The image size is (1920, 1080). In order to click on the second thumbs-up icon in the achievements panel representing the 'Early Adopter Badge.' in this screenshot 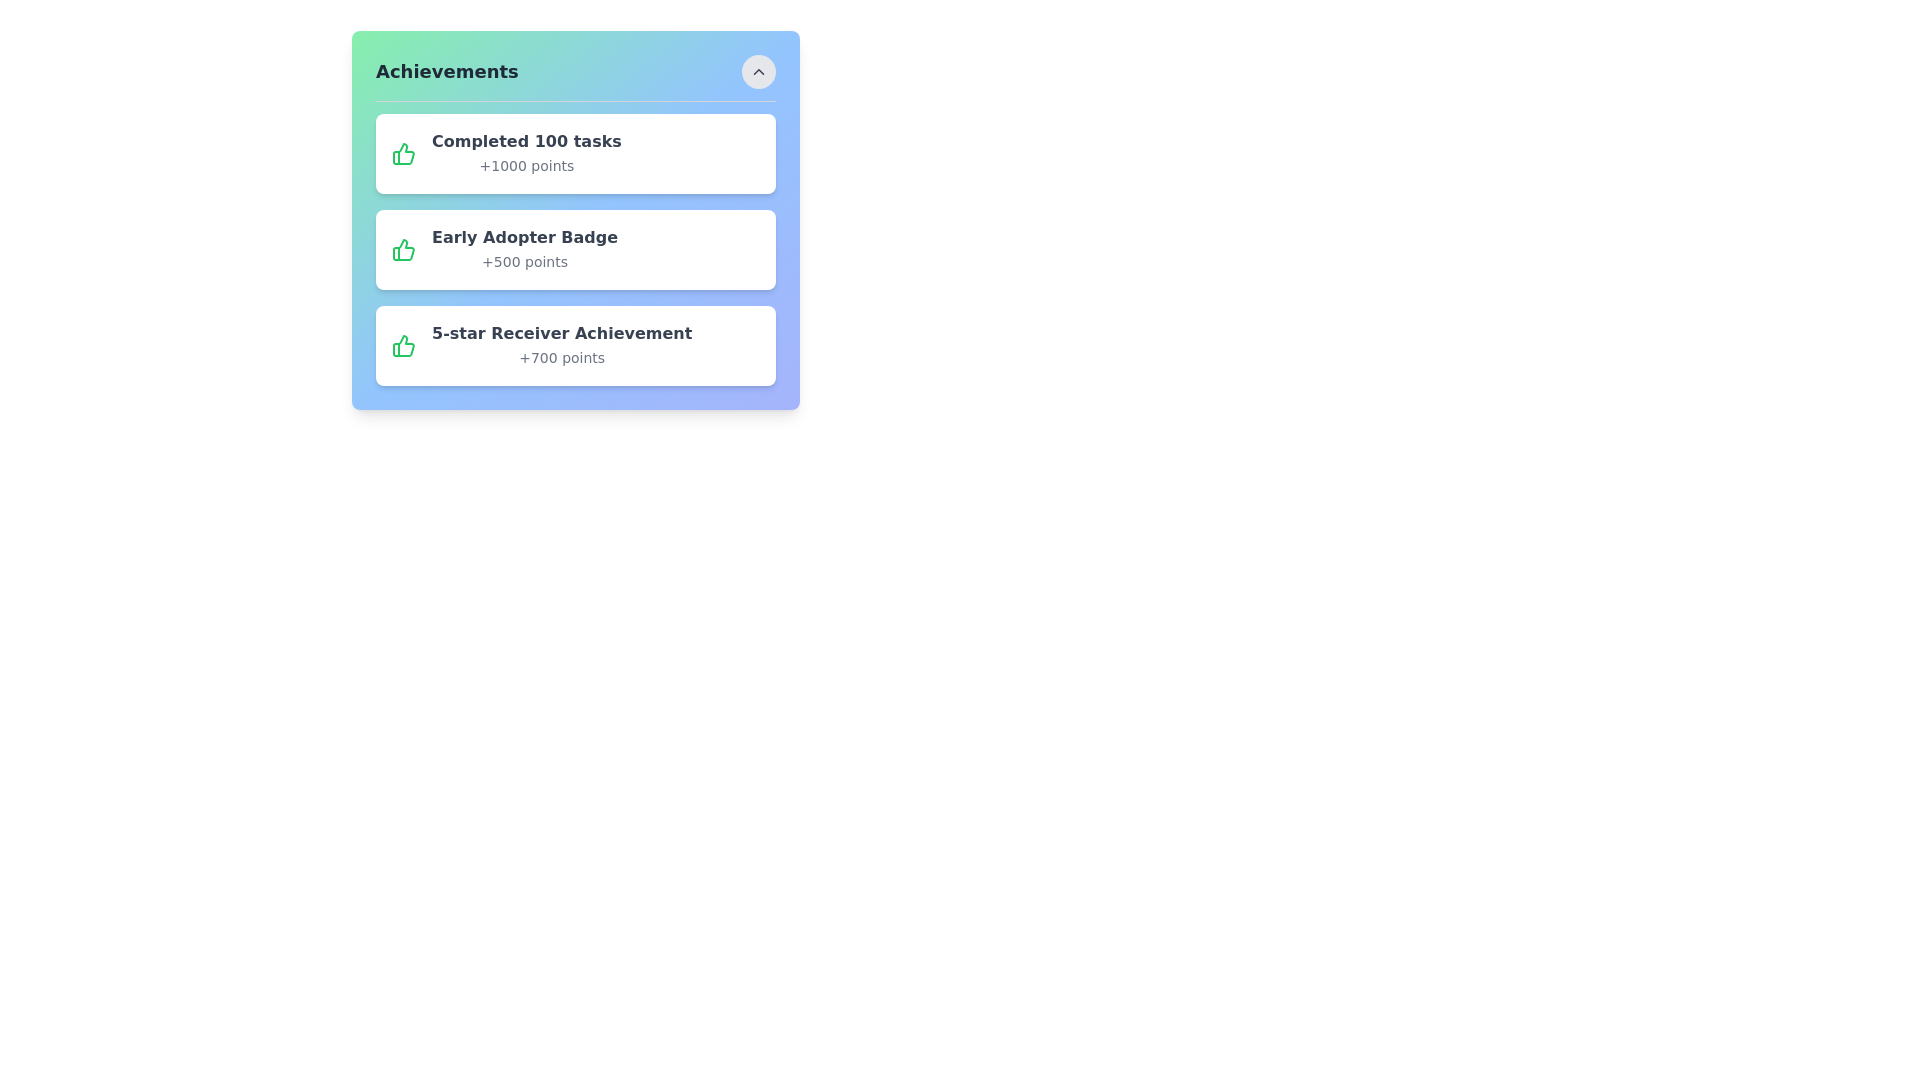, I will do `click(402, 345)`.